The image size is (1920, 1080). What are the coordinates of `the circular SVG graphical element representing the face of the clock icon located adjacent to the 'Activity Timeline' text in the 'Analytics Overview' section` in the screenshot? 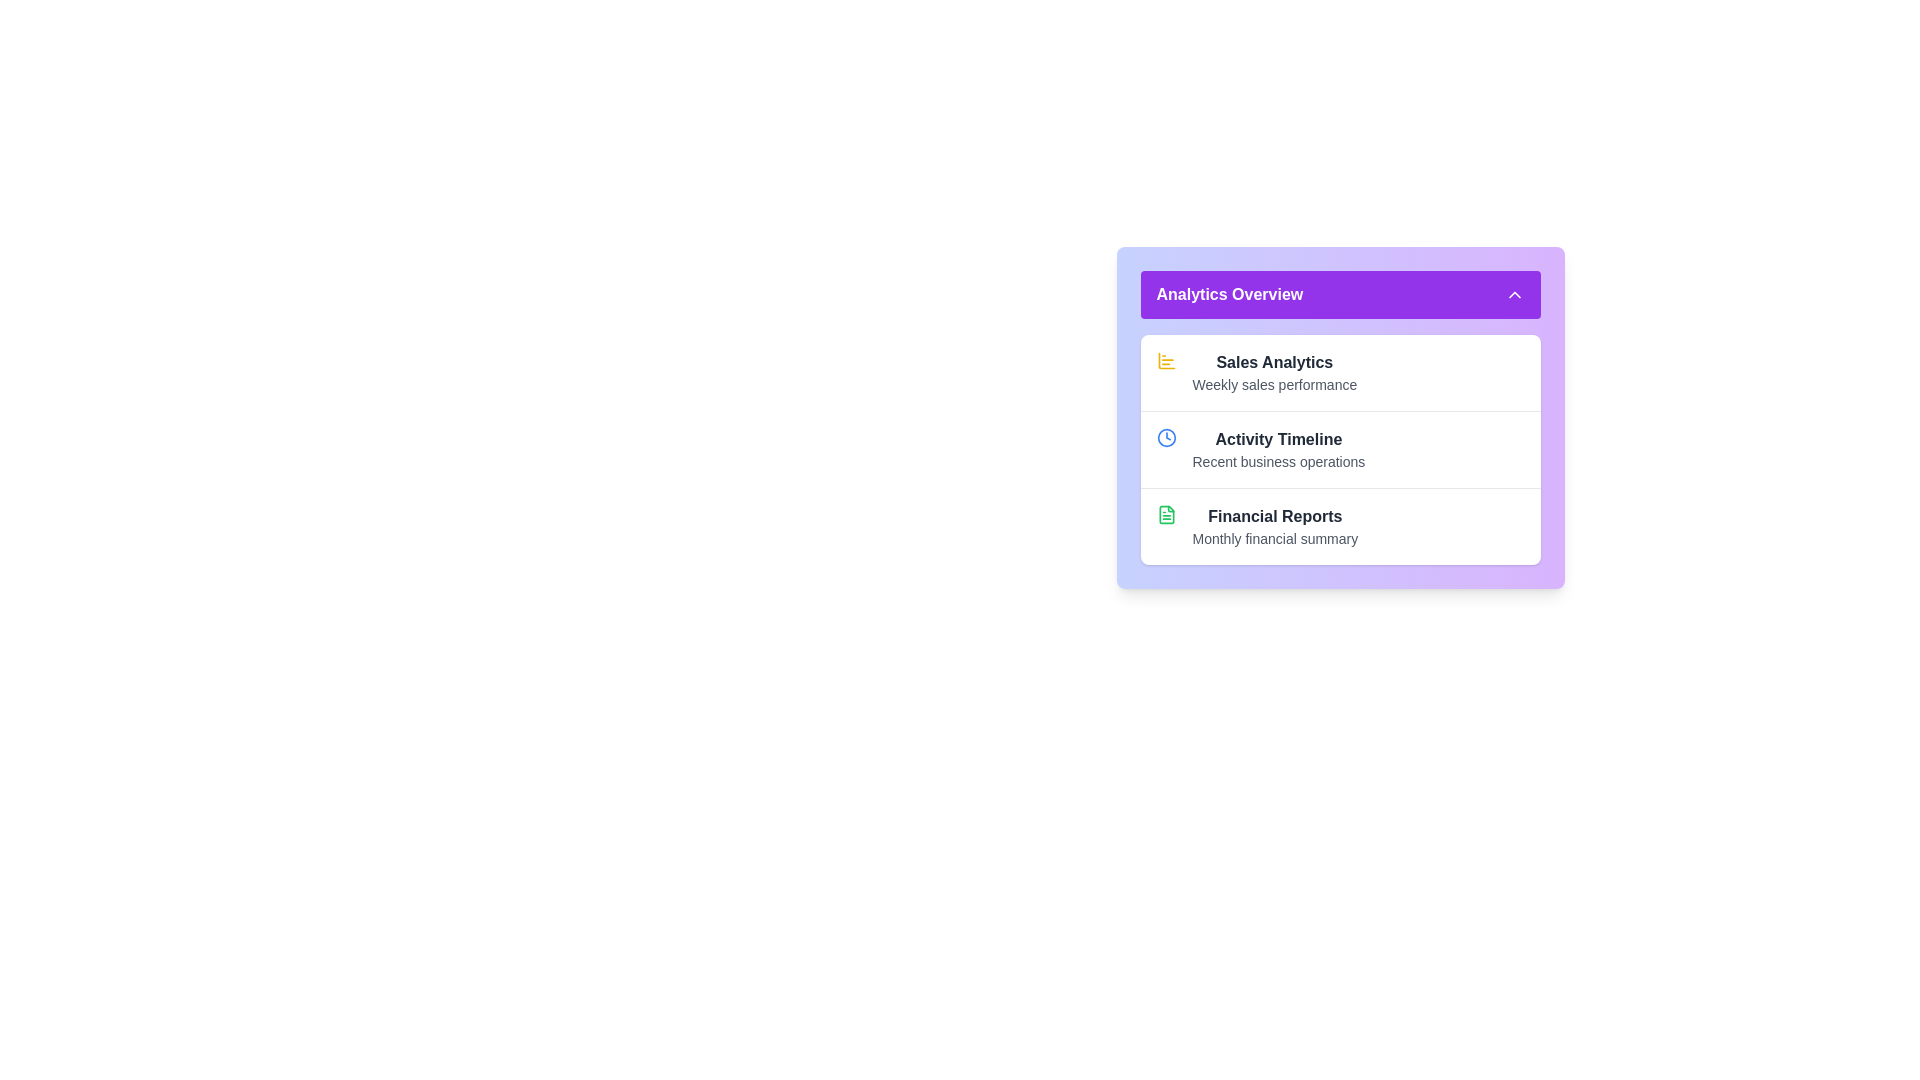 It's located at (1166, 437).